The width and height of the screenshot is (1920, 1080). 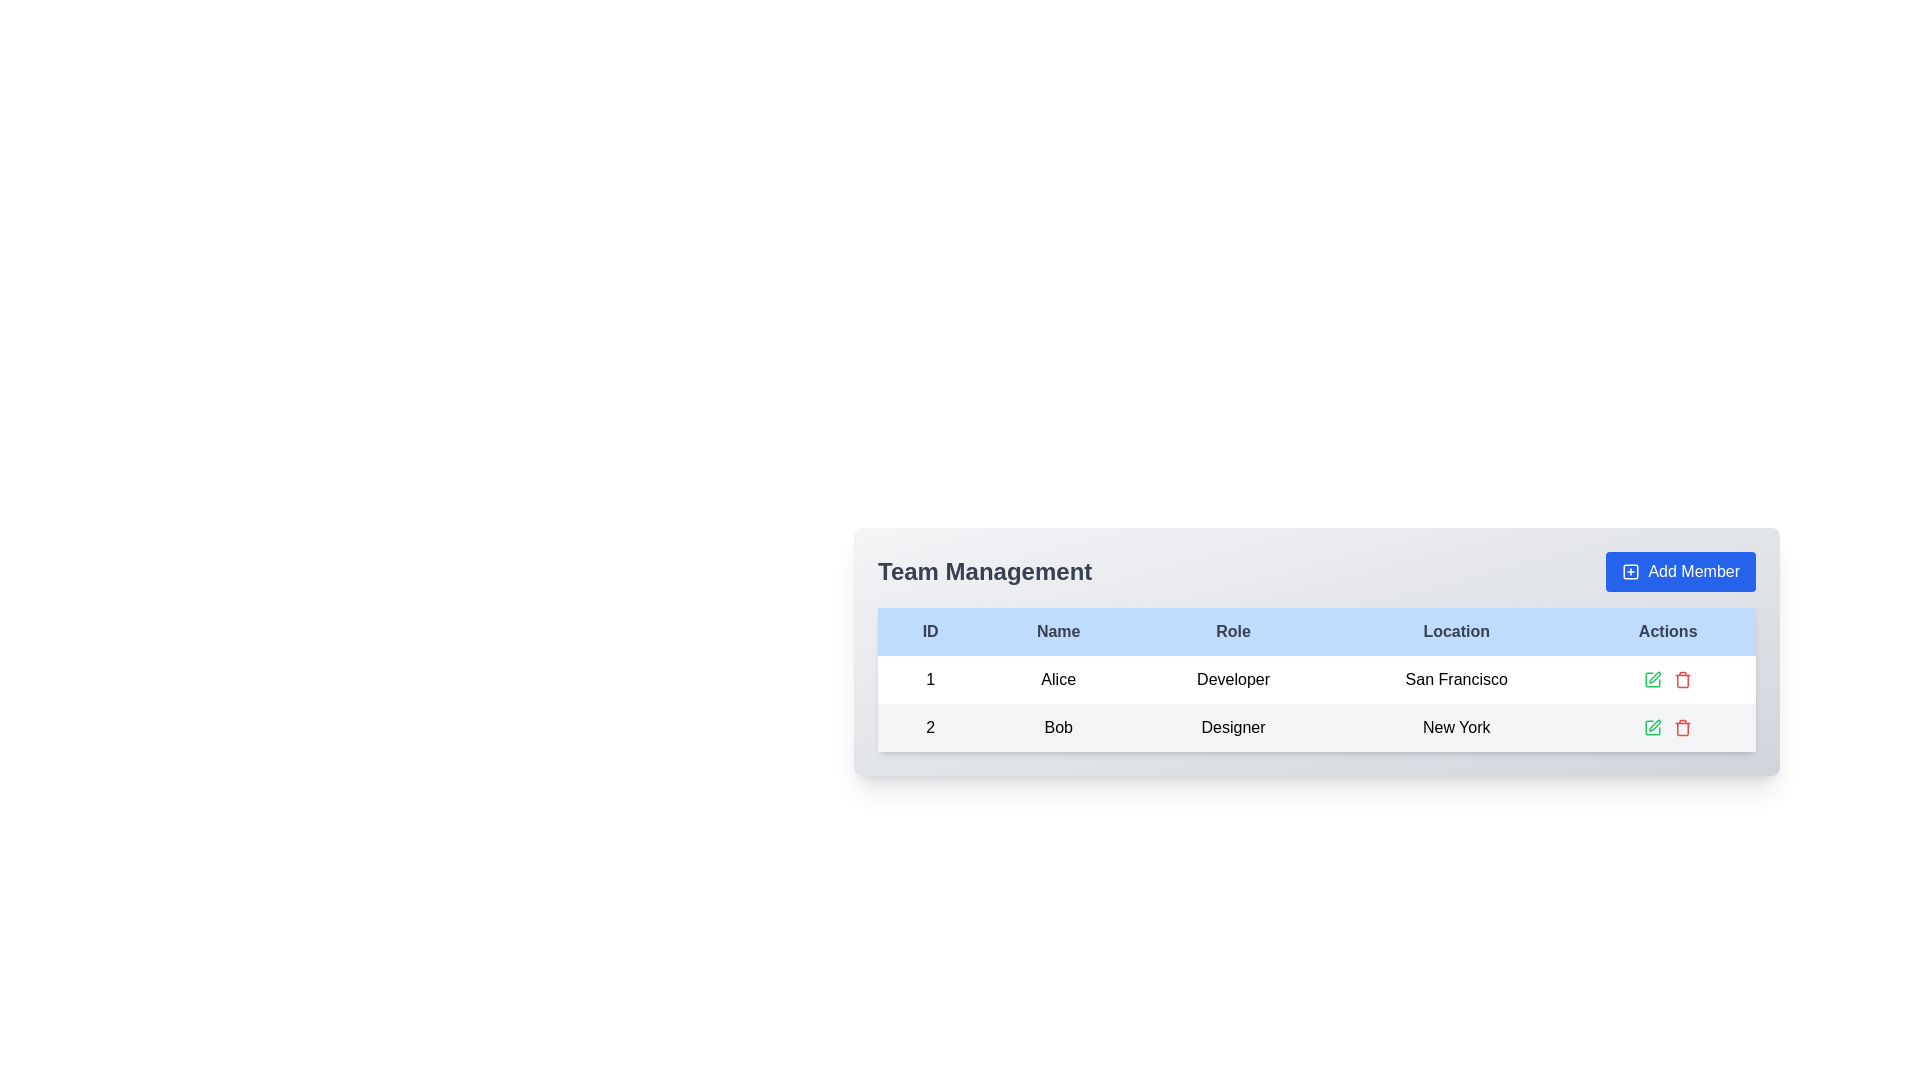 What do you see at coordinates (1057, 728) in the screenshot?
I see `the text label displaying 'Bob', which is located in the second row under the 'Name' column of the table` at bounding box center [1057, 728].